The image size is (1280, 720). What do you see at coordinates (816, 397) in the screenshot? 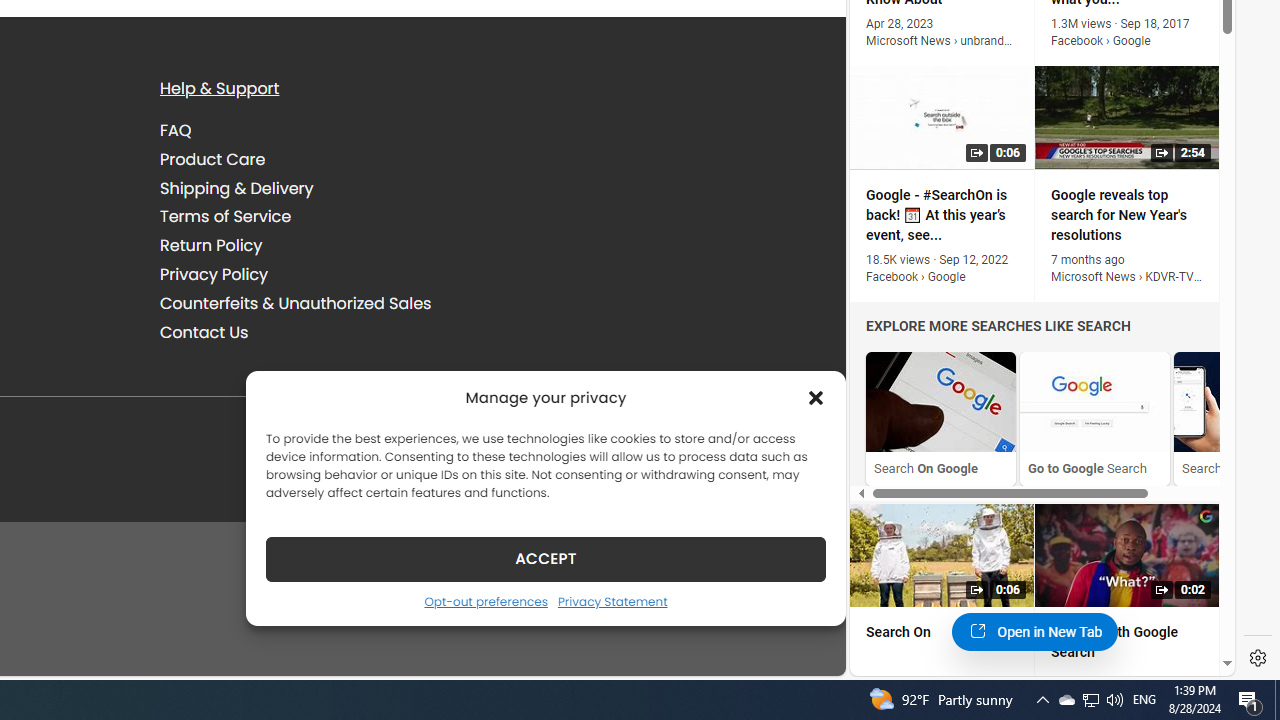
I see `'Class: cmplz-close'` at bounding box center [816, 397].